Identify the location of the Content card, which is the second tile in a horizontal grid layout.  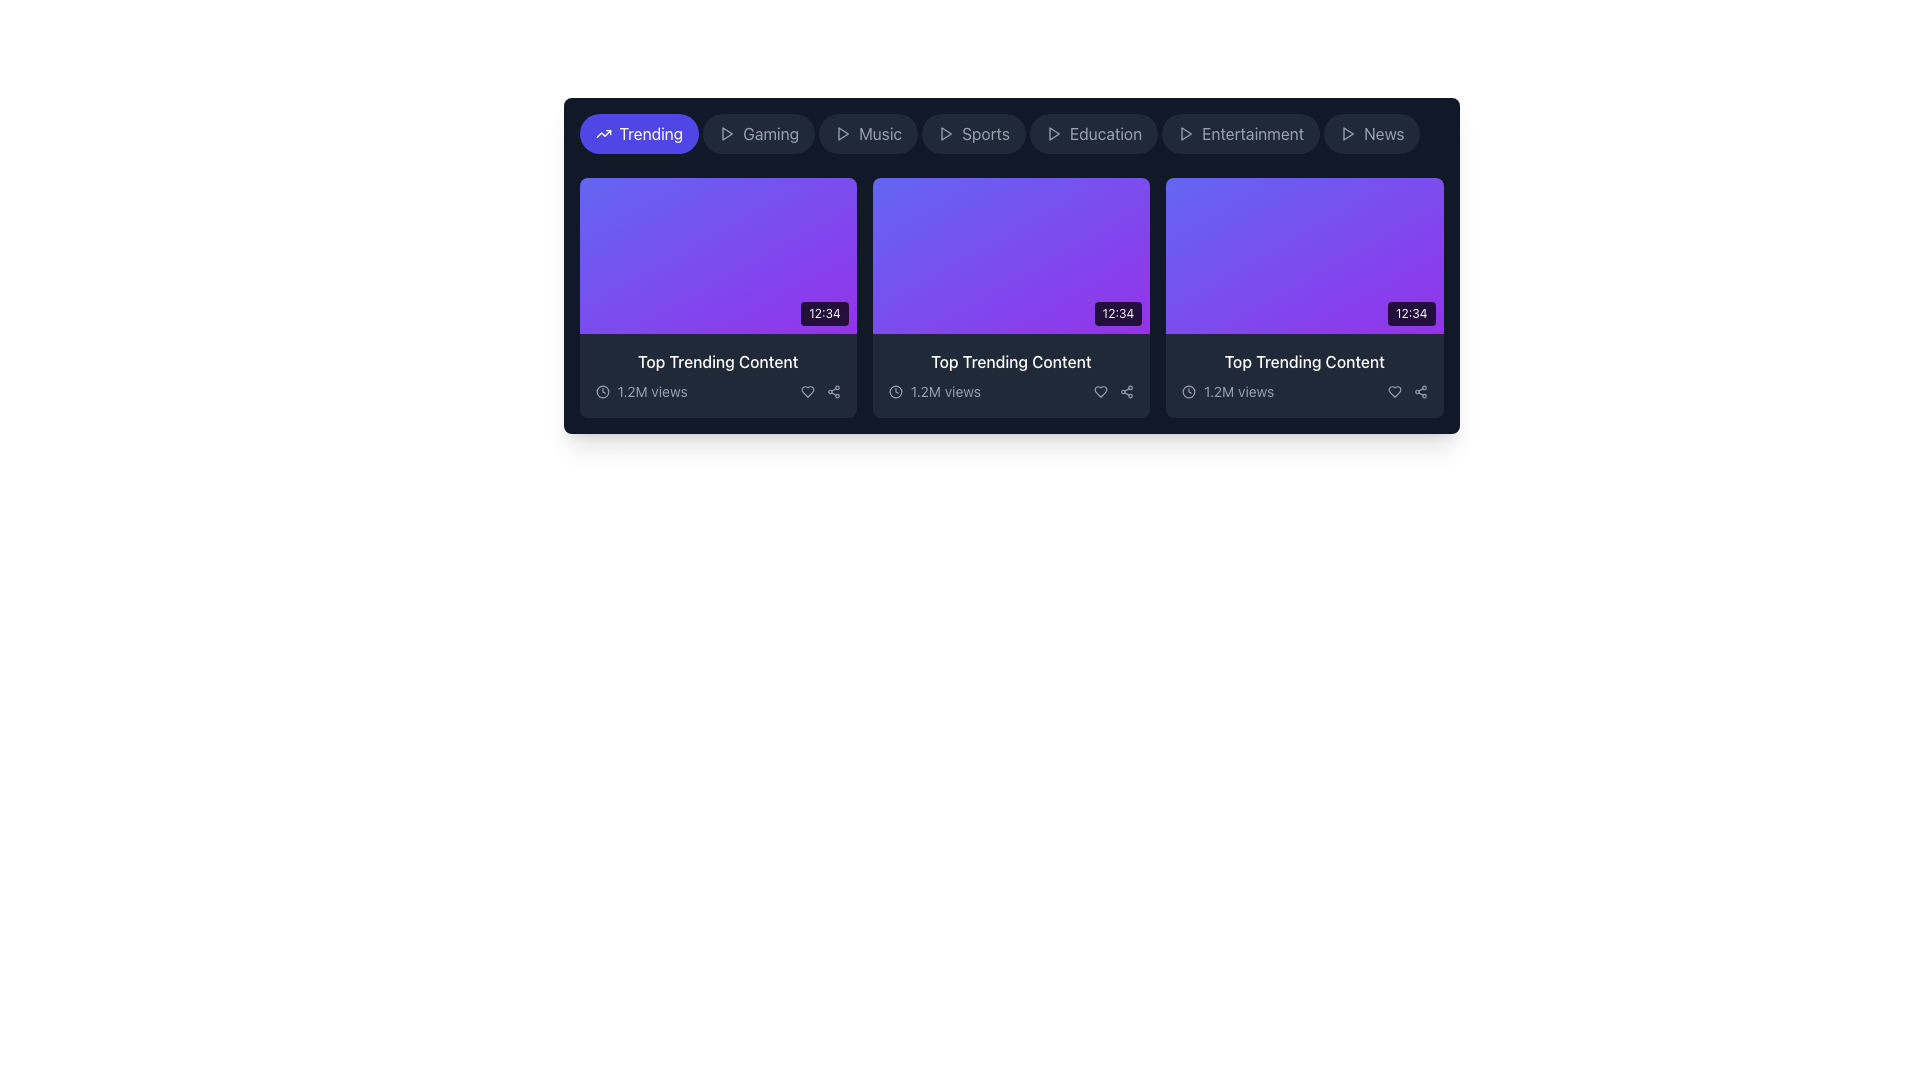
(1011, 297).